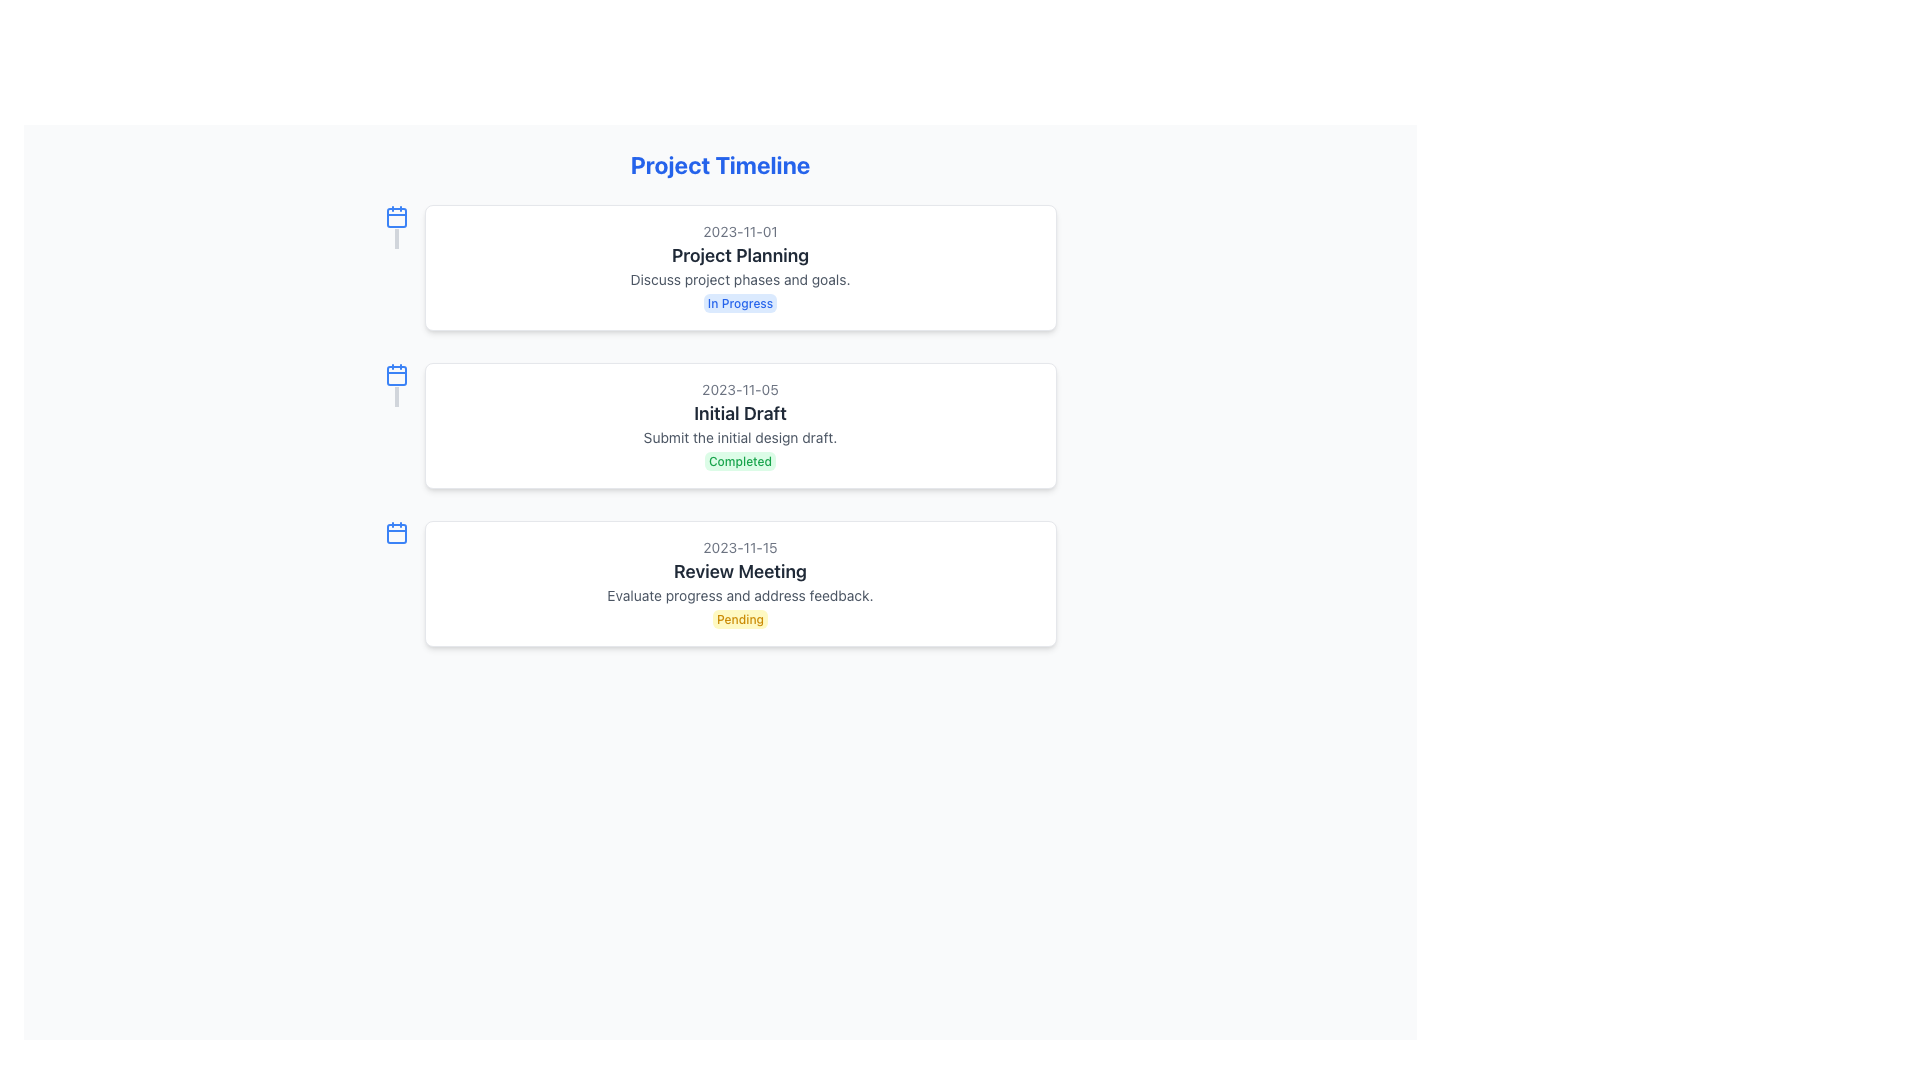  Describe the element at coordinates (739, 389) in the screenshot. I see `the Static Text element that provides a timestamp or date, located above the 'Initial Draft' text` at that location.